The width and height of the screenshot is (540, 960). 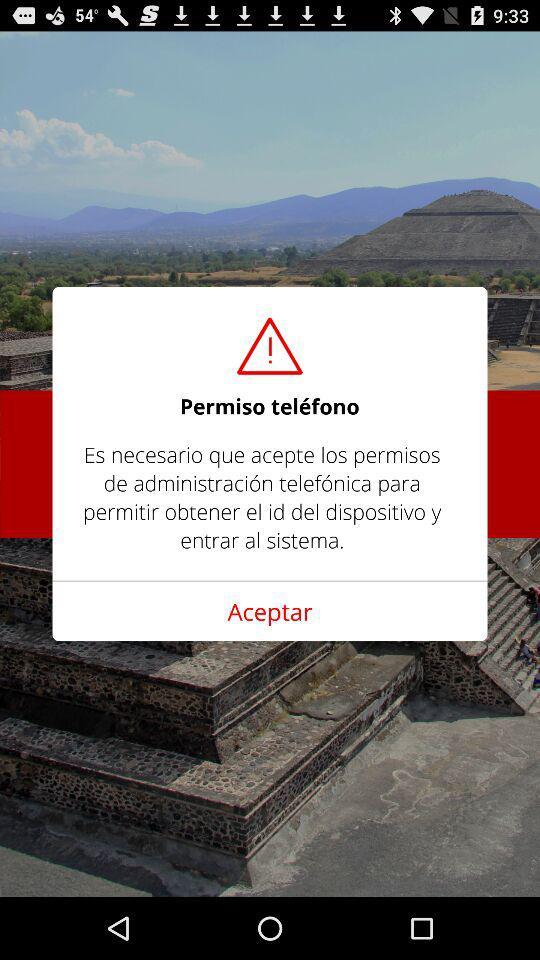 What do you see at coordinates (270, 610) in the screenshot?
I see `aceptar` at bounding box center [270, 610].